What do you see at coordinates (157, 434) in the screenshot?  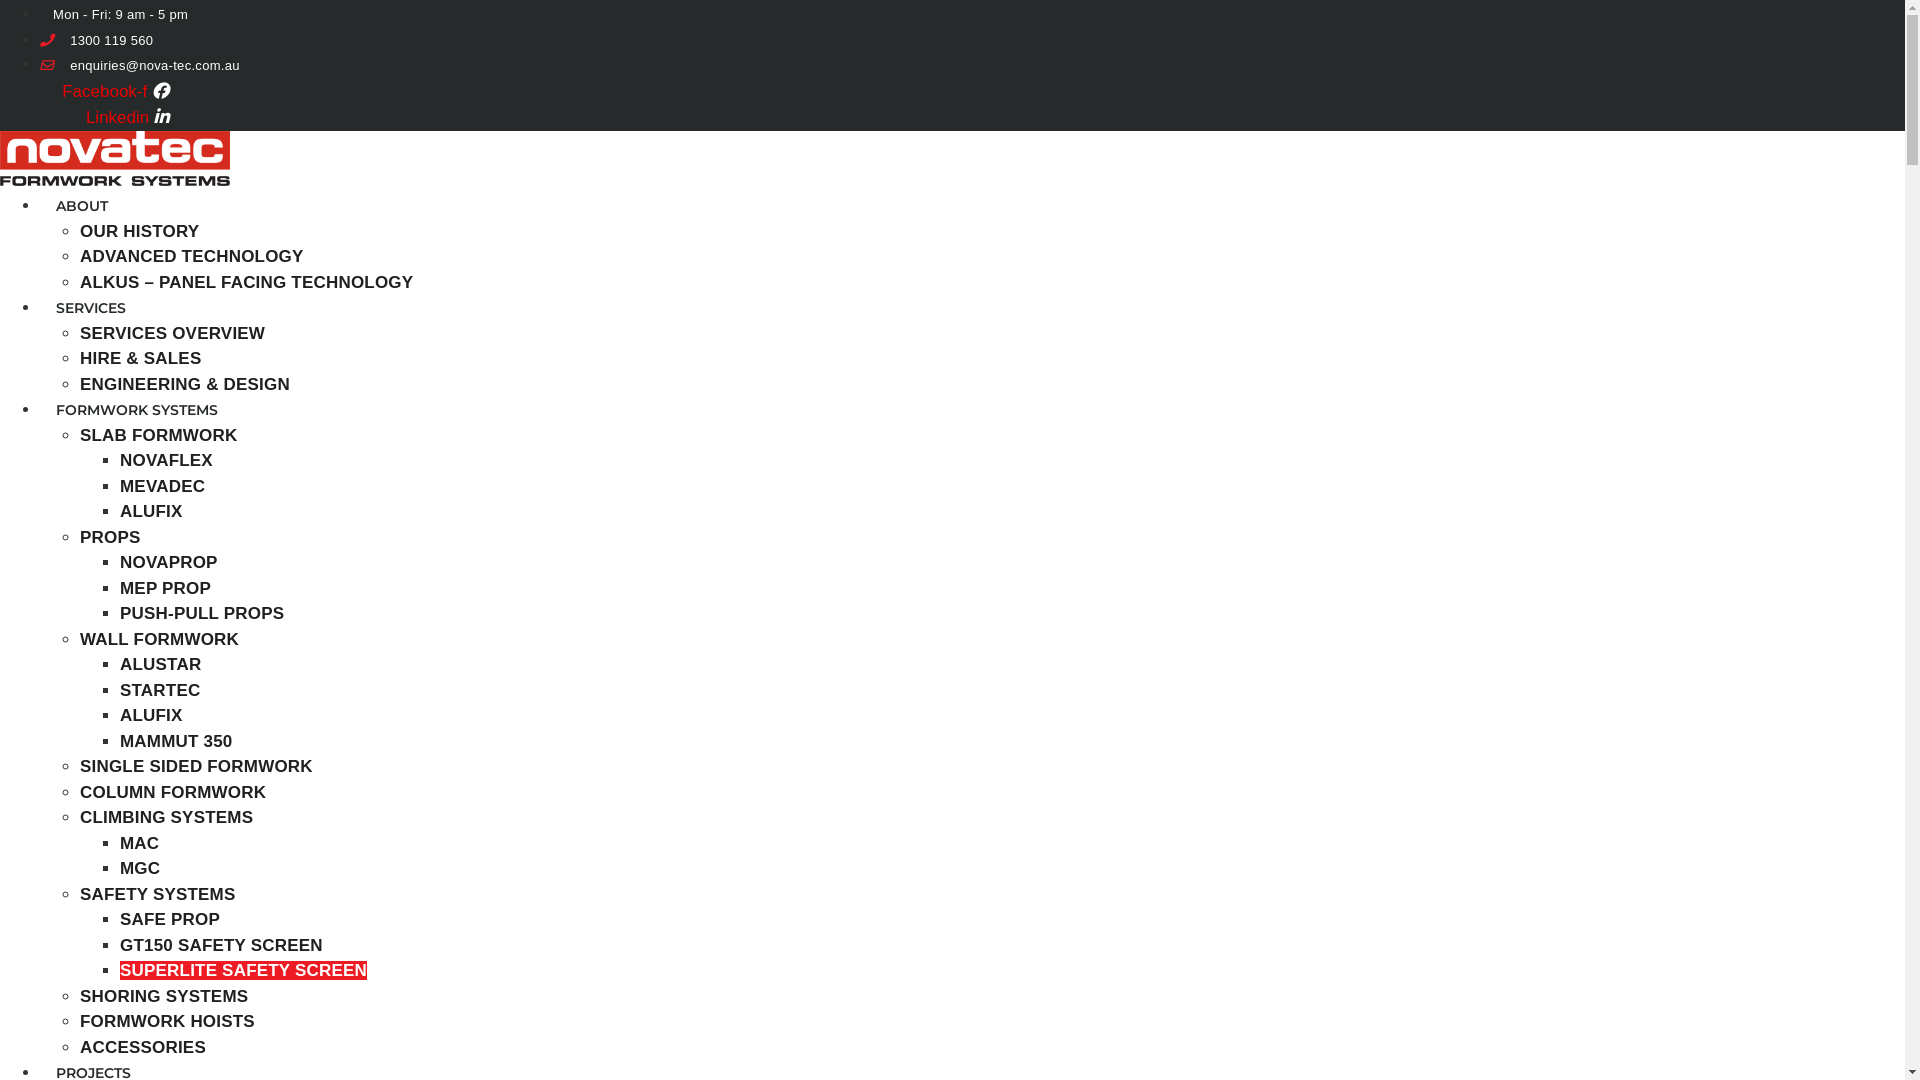 I see `'SLAB FORMWORK'` at bounding box center [157, 434].